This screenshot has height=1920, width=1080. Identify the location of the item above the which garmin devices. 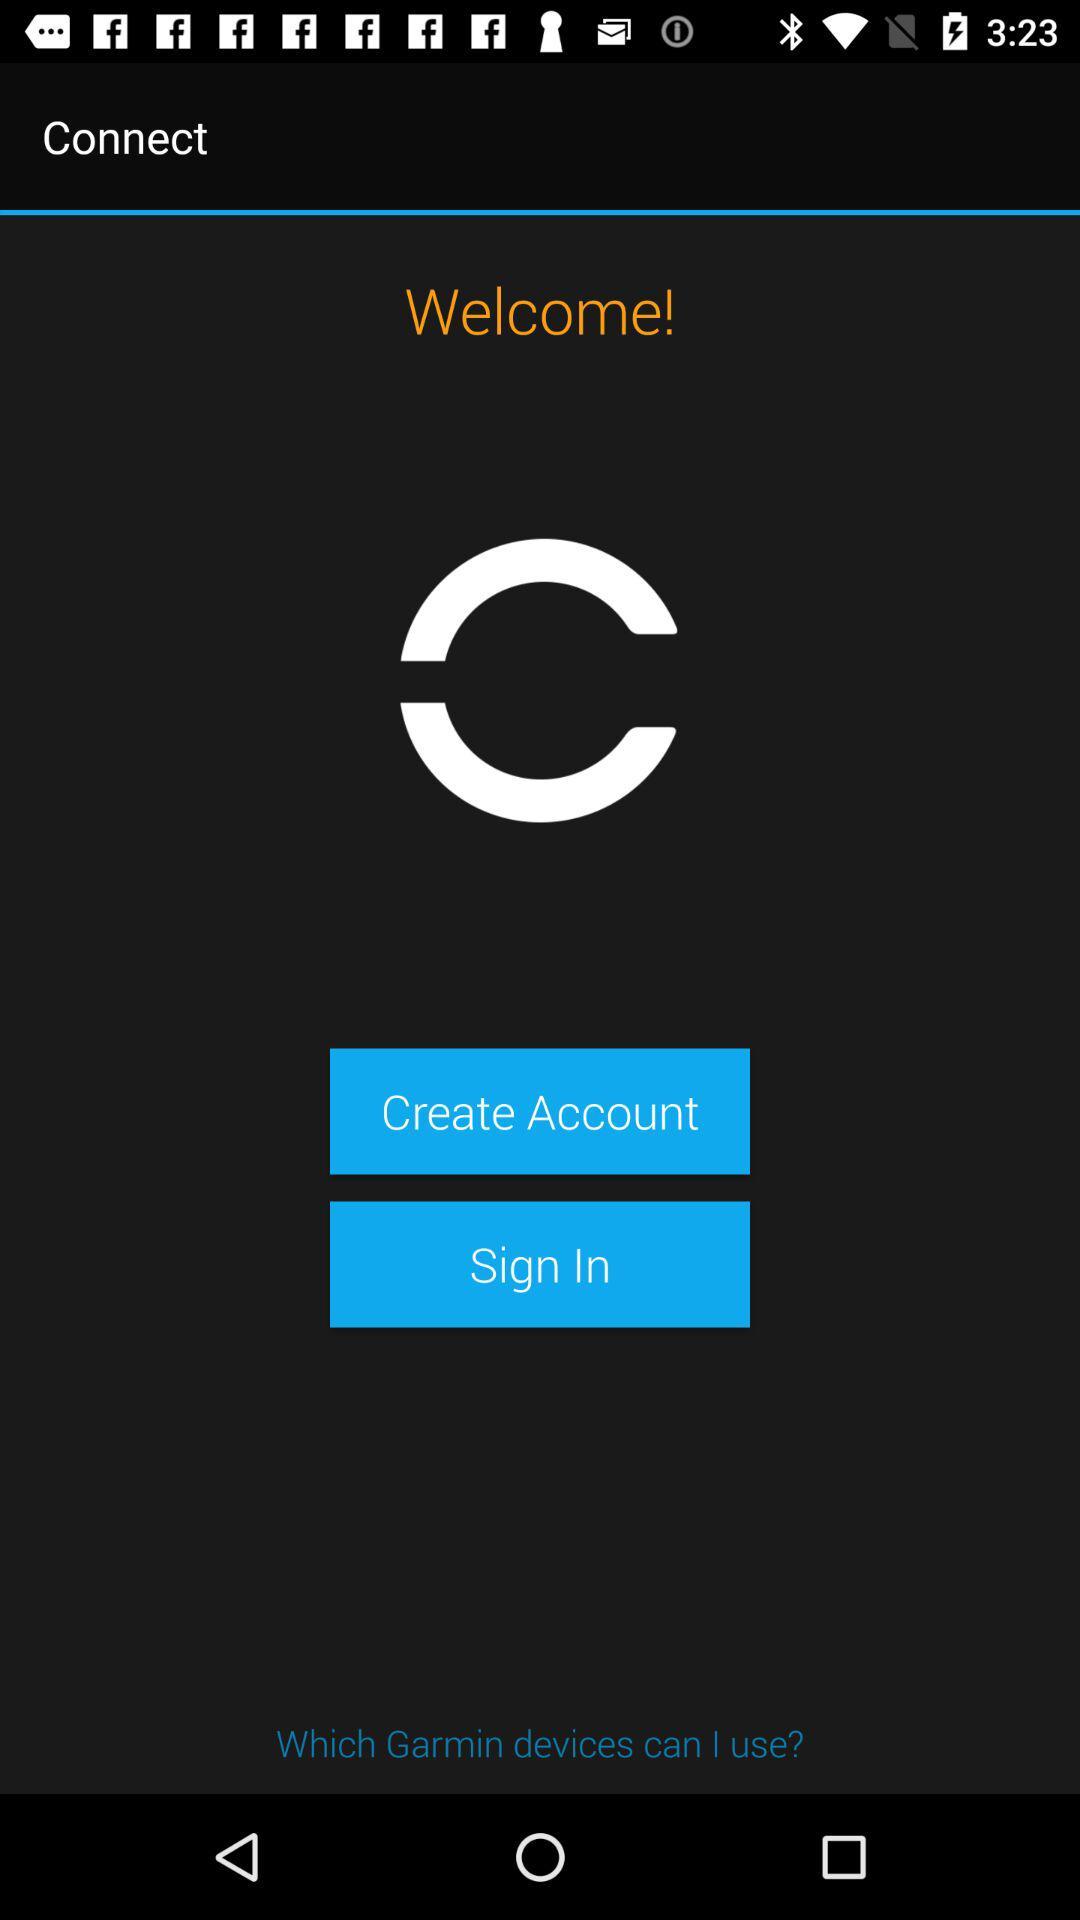
(540, 1263).